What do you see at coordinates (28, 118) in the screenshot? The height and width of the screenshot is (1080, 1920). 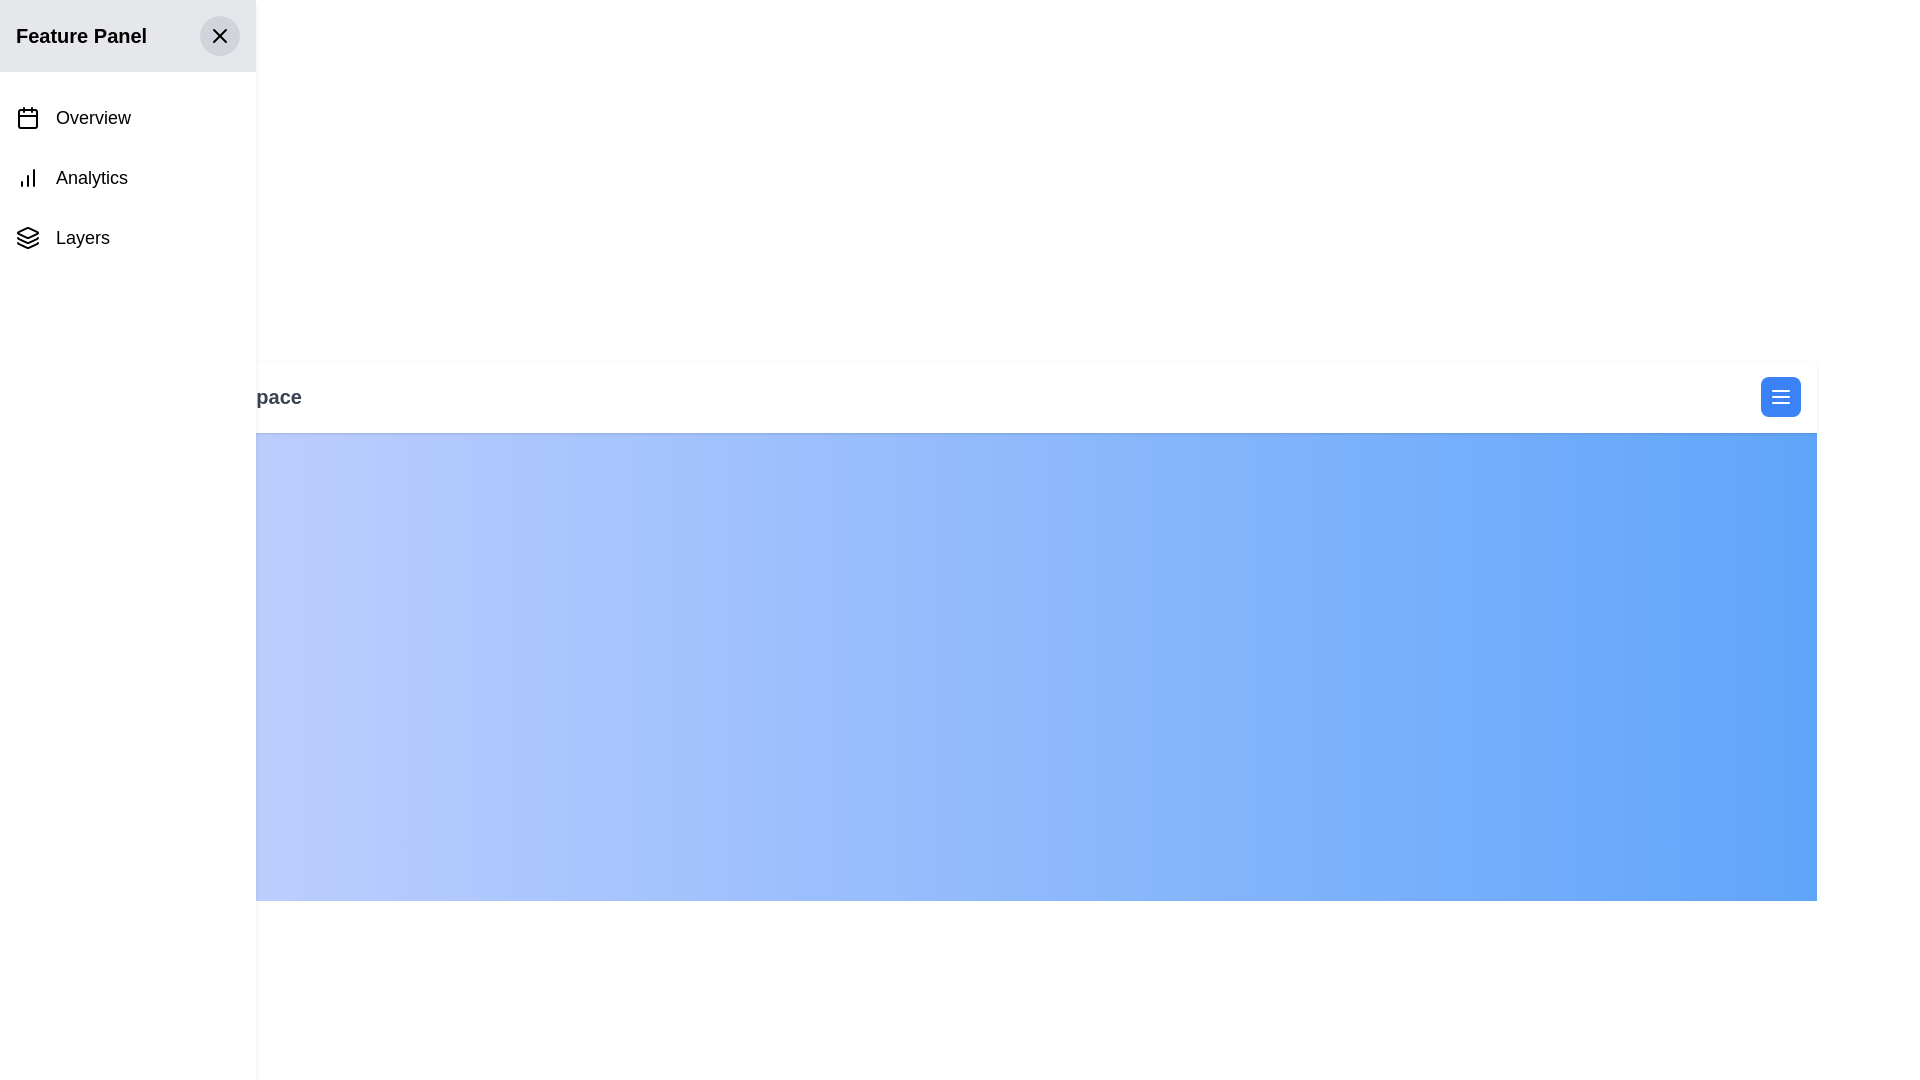 I see `the calendar icon representing the 'Overview' menu item, which is positioned to the far left of the menu item text 'Overview'` at bounding box center [28, 118].